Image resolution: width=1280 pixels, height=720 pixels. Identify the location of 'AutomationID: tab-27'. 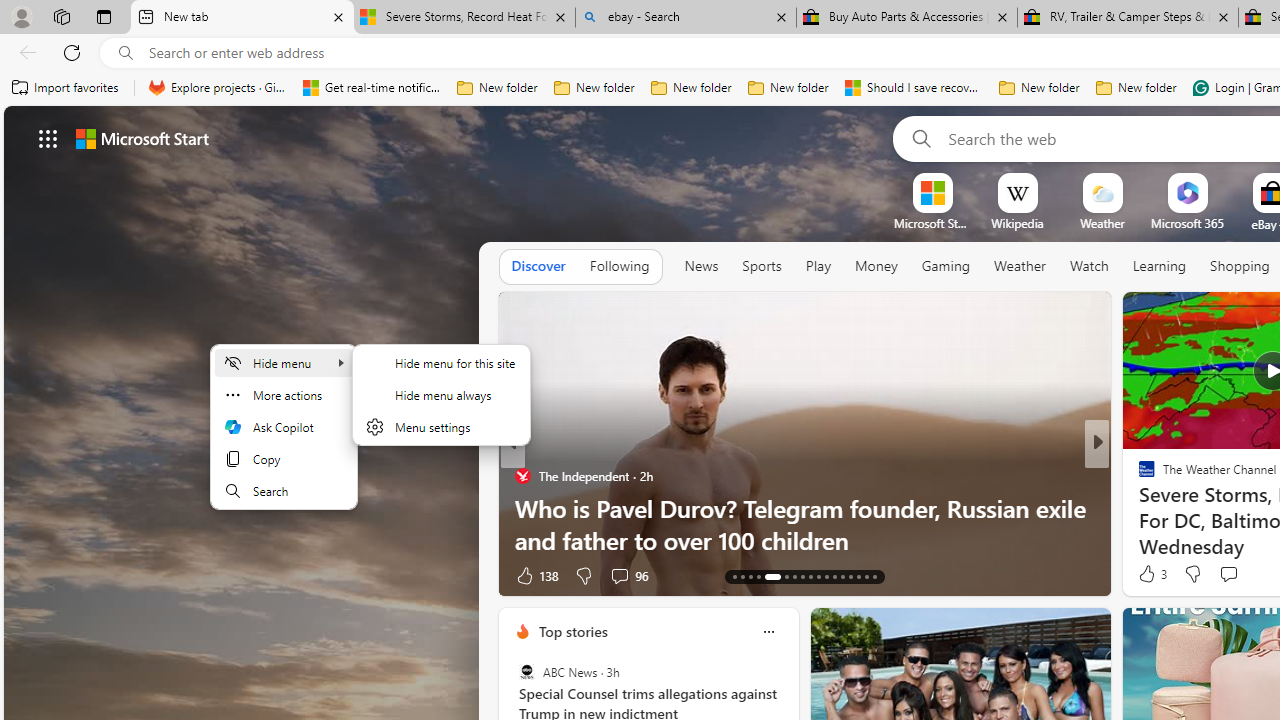
(858, 577).